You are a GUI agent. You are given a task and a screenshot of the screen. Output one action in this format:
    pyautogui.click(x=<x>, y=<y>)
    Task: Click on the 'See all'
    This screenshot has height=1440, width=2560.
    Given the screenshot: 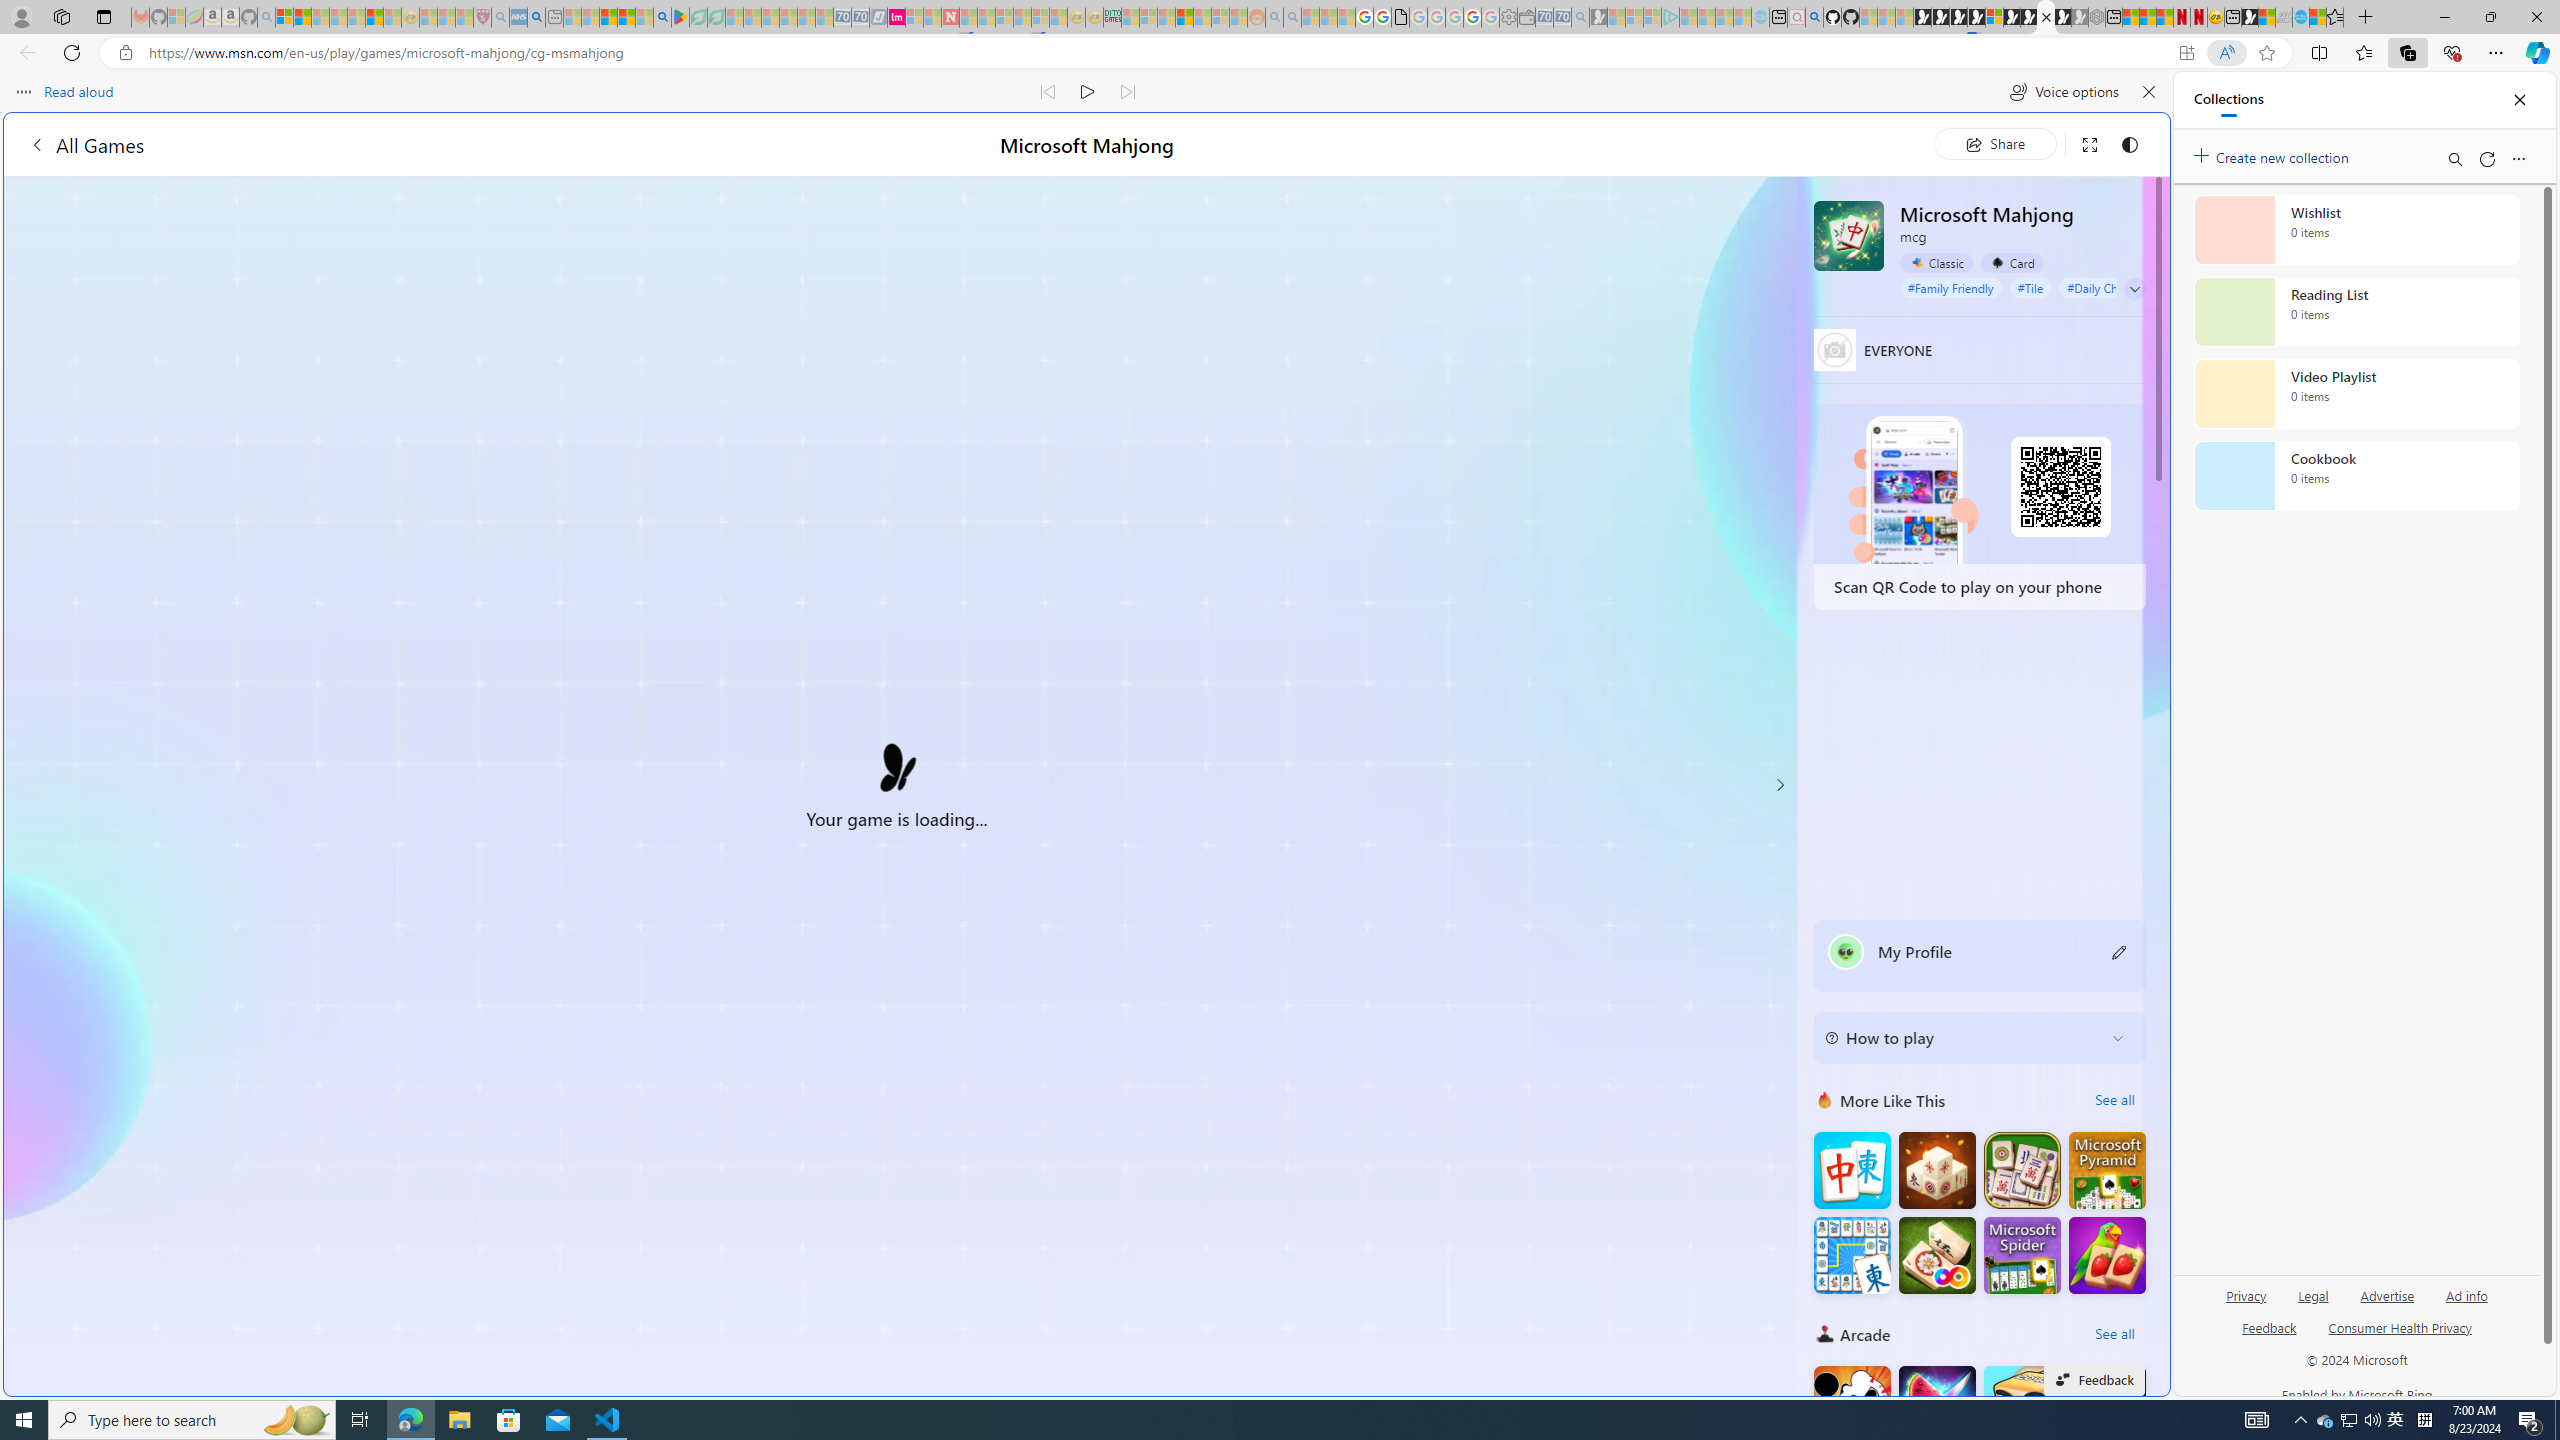 What is the action you would take?
    pyautogui.click(x=2113, y=1333)
    